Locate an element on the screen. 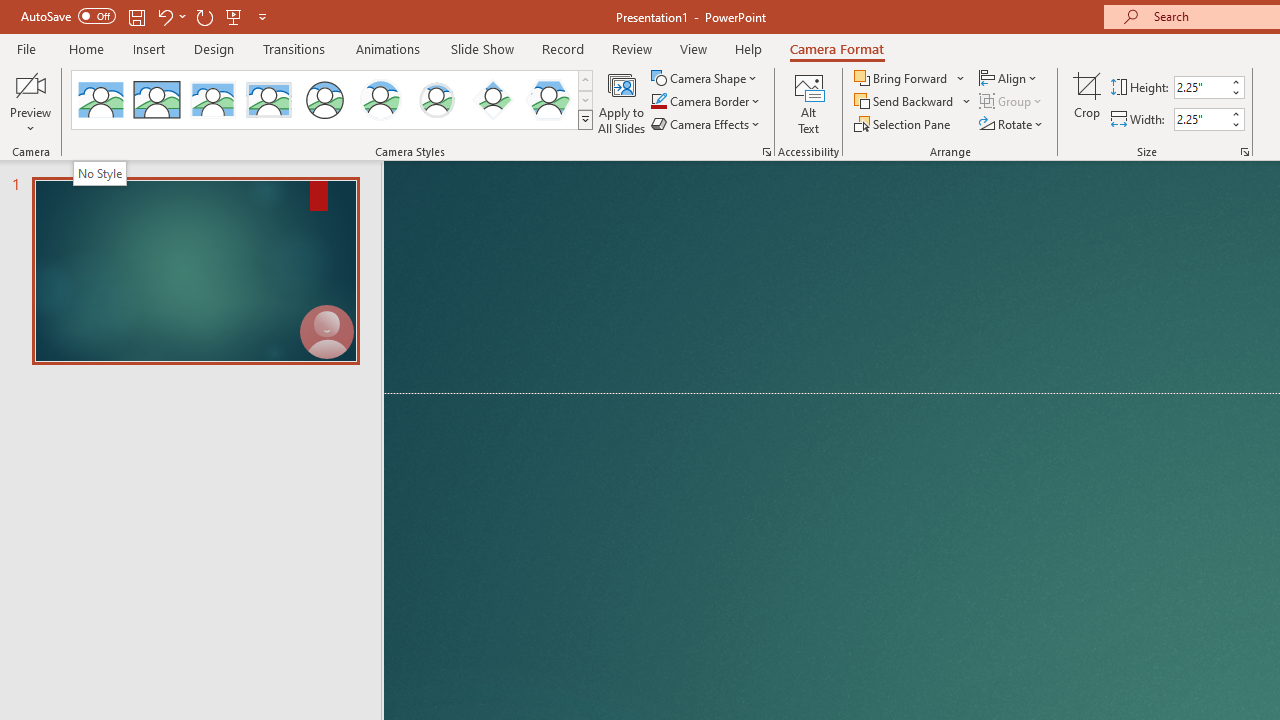  'Center Shadow Hexagon' is located at coordinates (549, 100).